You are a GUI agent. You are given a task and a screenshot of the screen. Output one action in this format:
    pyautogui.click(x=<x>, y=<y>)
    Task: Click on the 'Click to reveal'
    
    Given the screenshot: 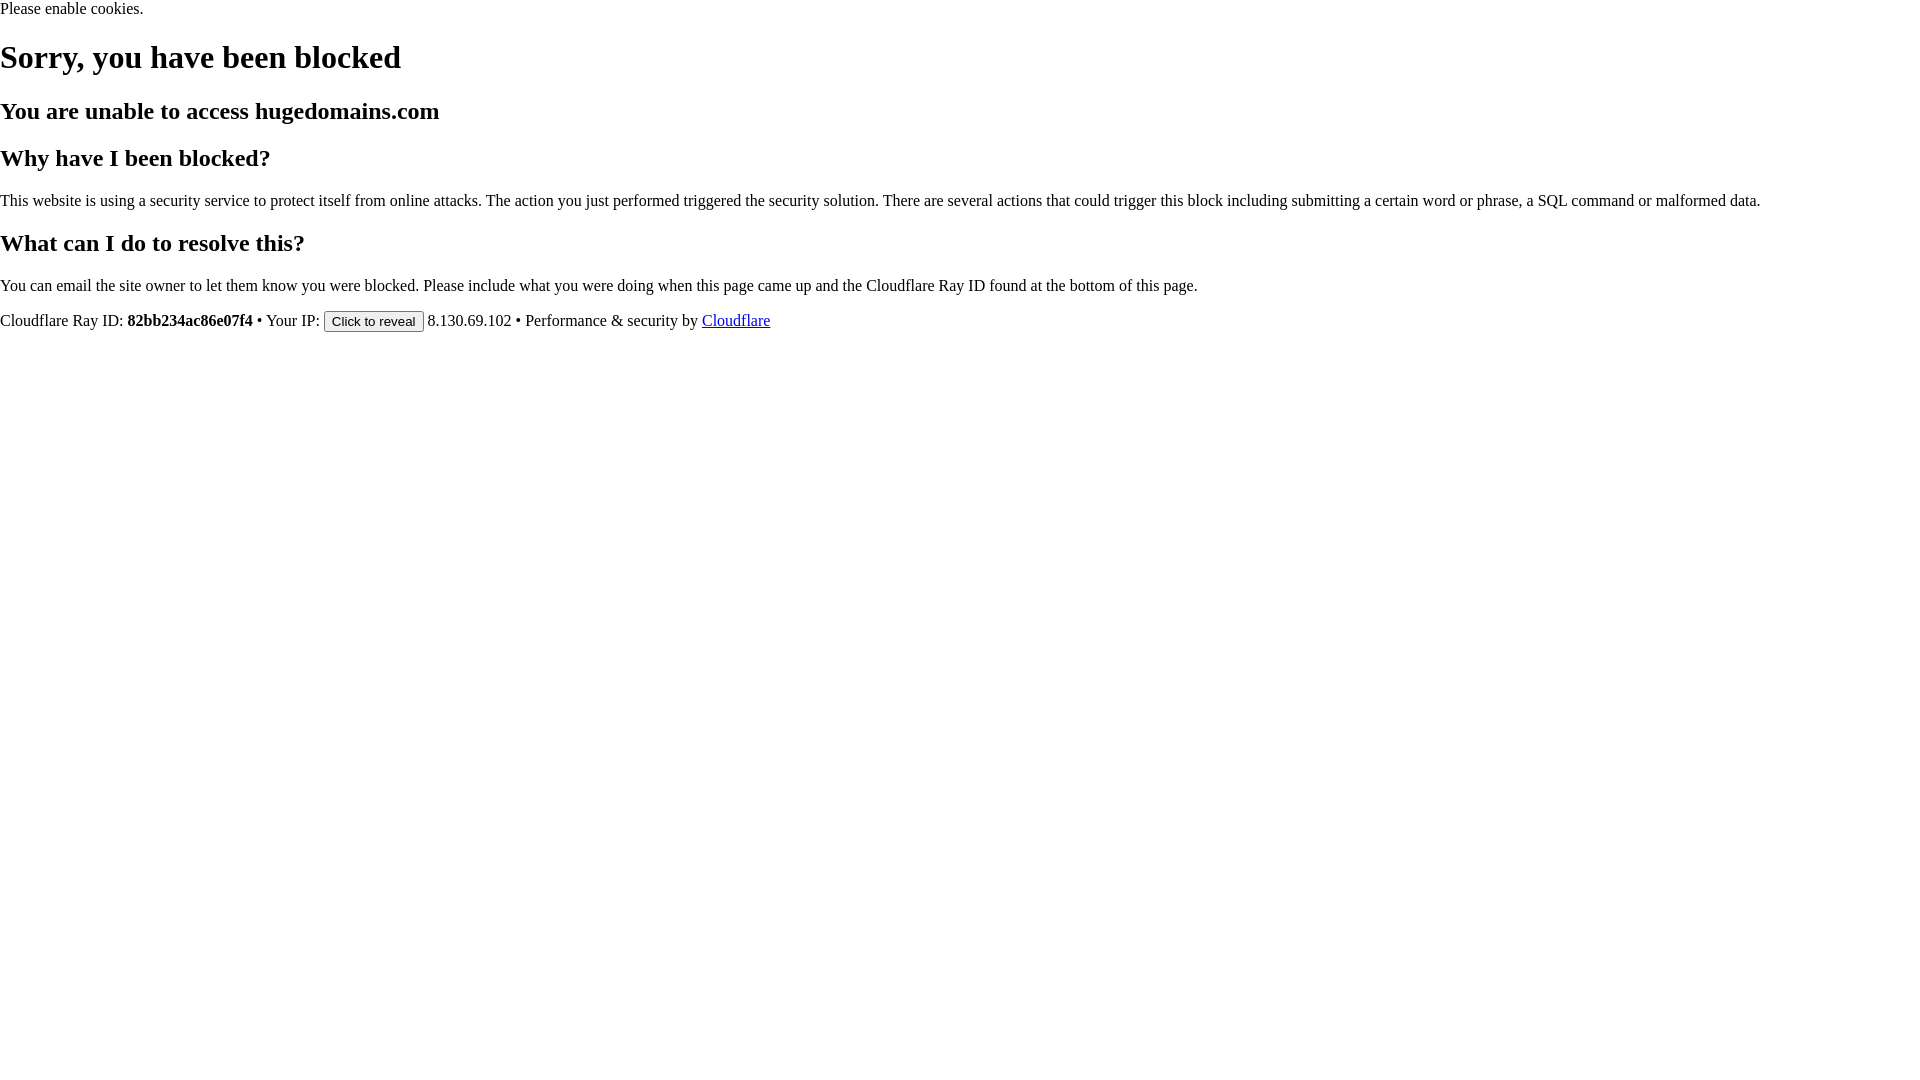 What is the action you would take?
    pyautogui.click(x=374, y=319)
    